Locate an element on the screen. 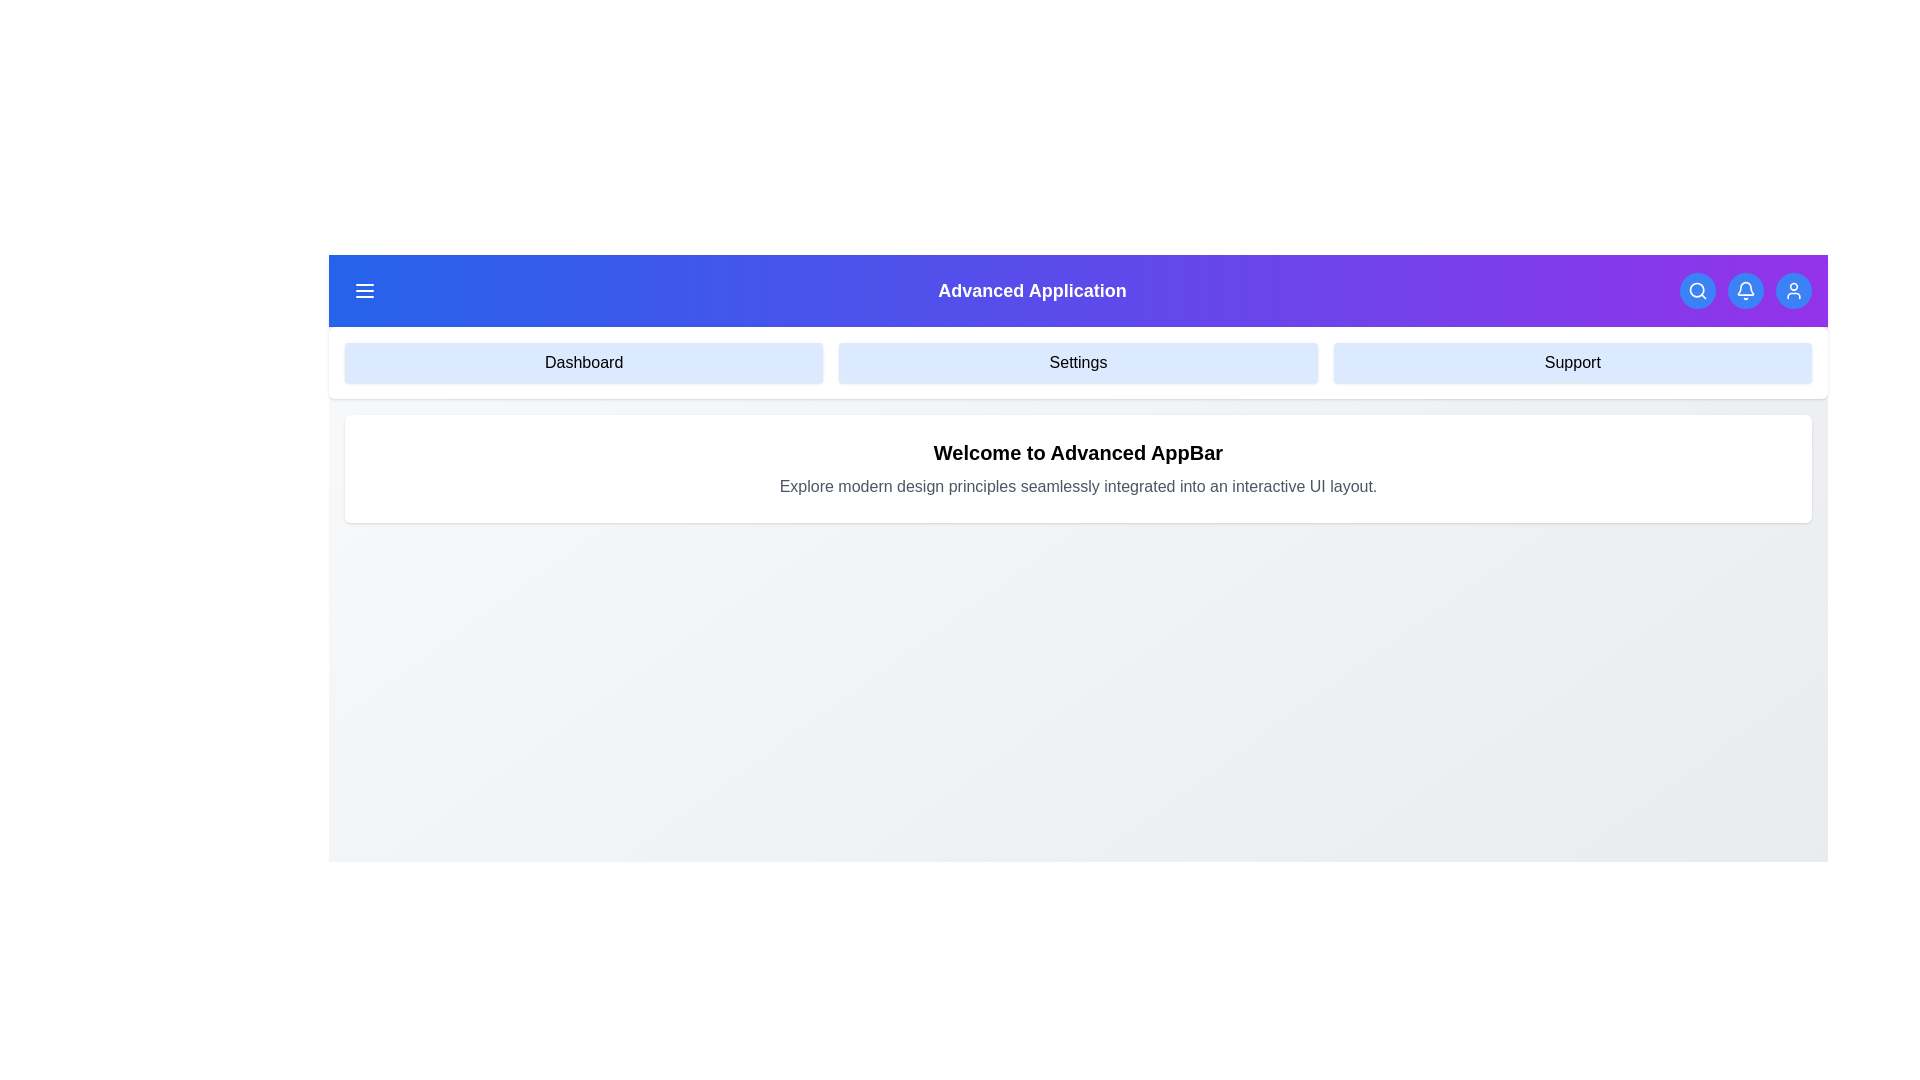  the notification icon located in the top-right corner of the app bar is located at coordinates (1744, 290).